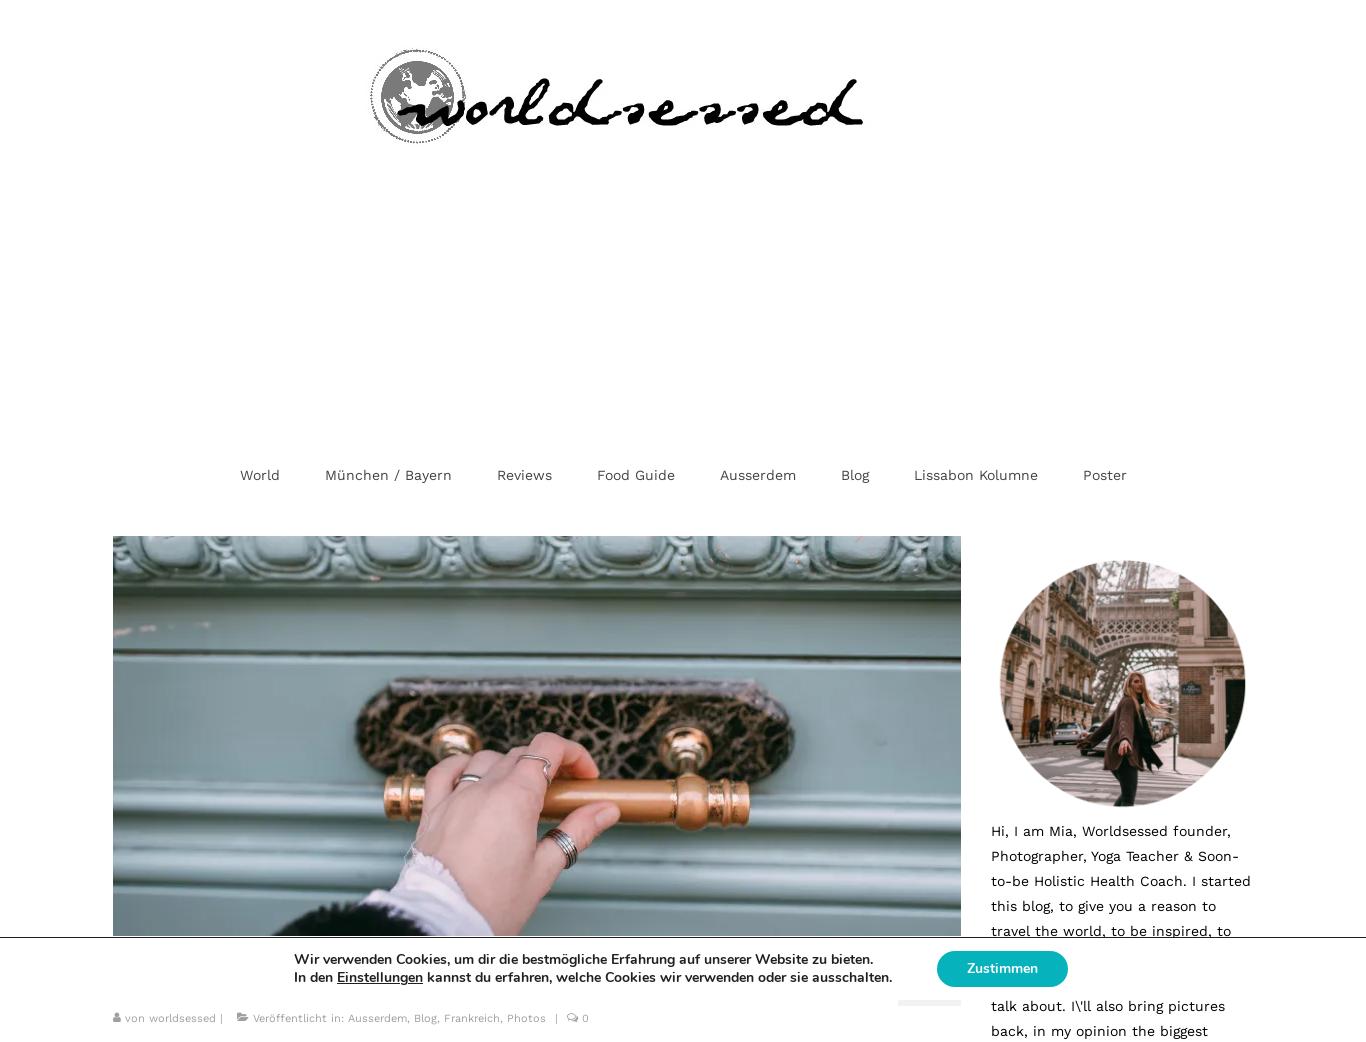  What do you see at coordinates (1001, 968) in the screenshot?
I see `'Zustimmen'` at bounding box center [1001, 968].